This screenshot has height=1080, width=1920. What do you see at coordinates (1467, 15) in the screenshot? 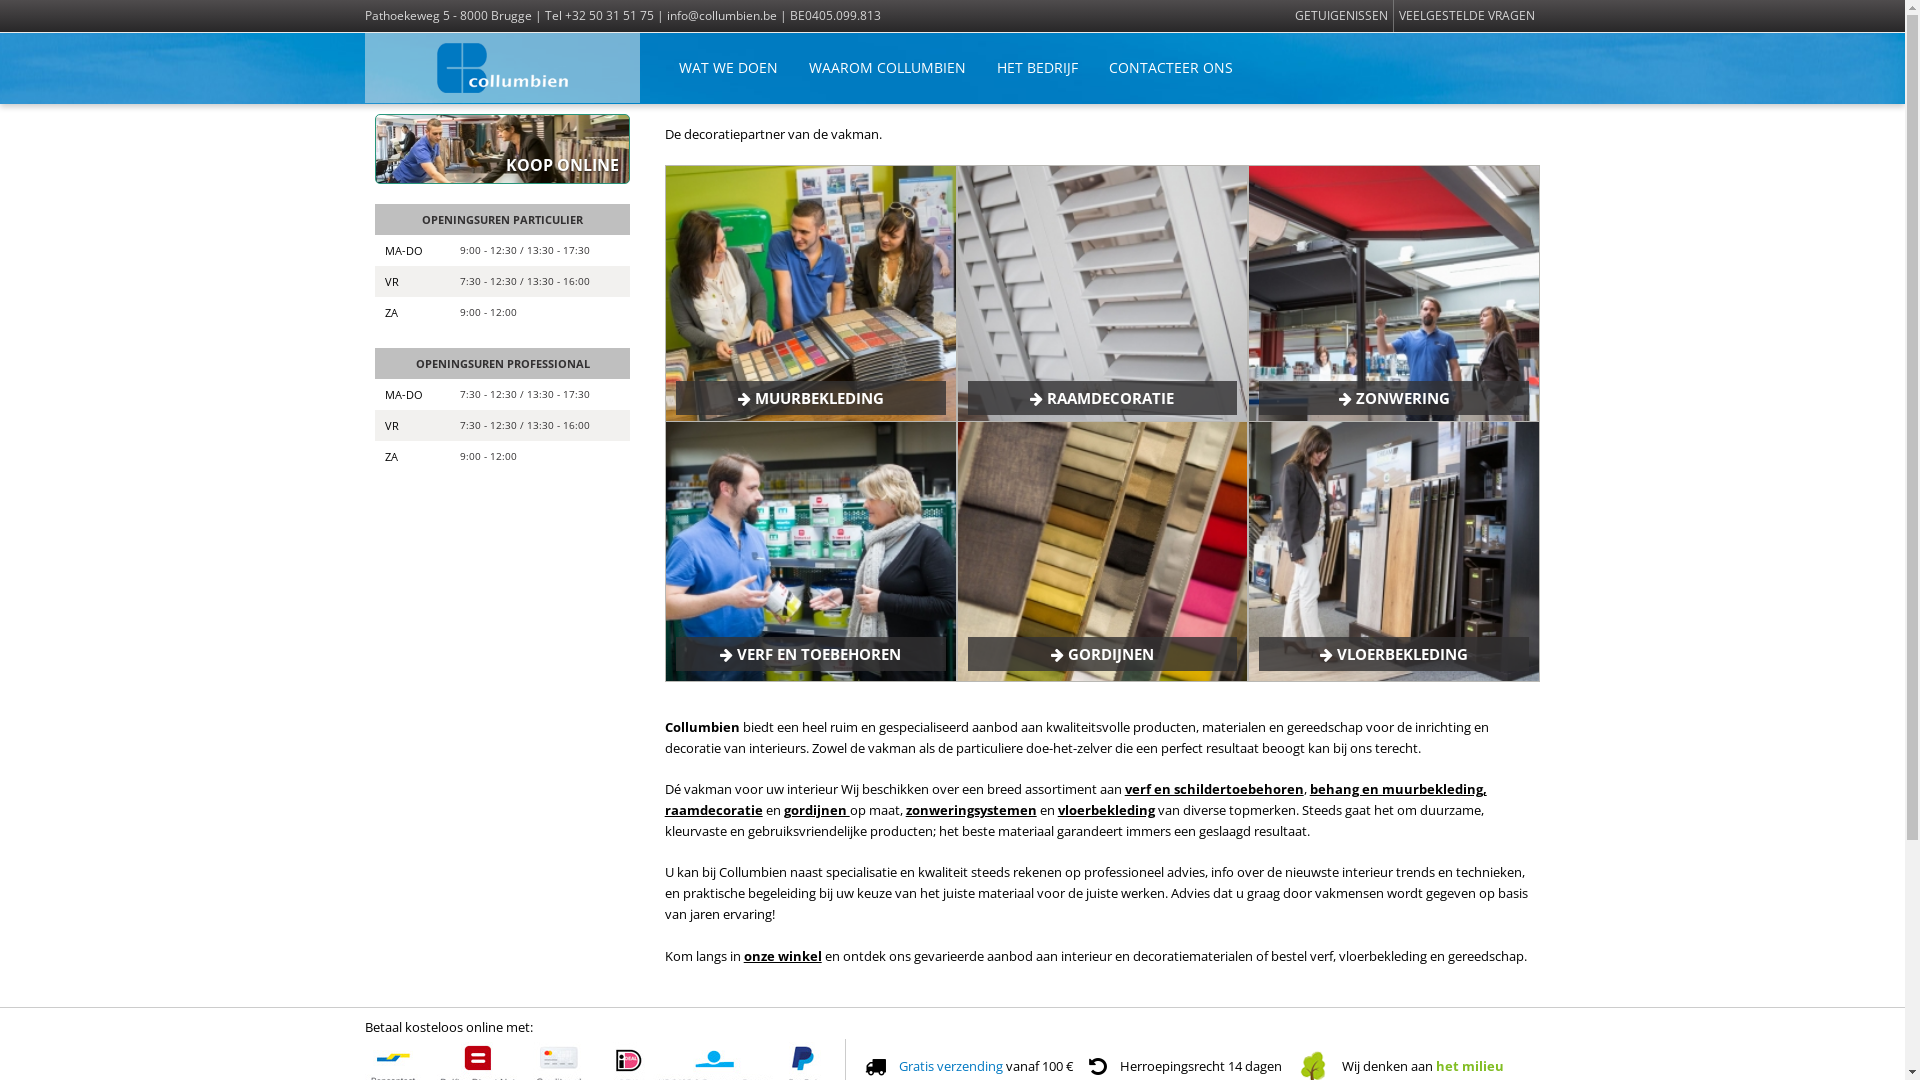
I see `'VEELGESTELDE VRAGEN'` at bounding box center [1467, 15].